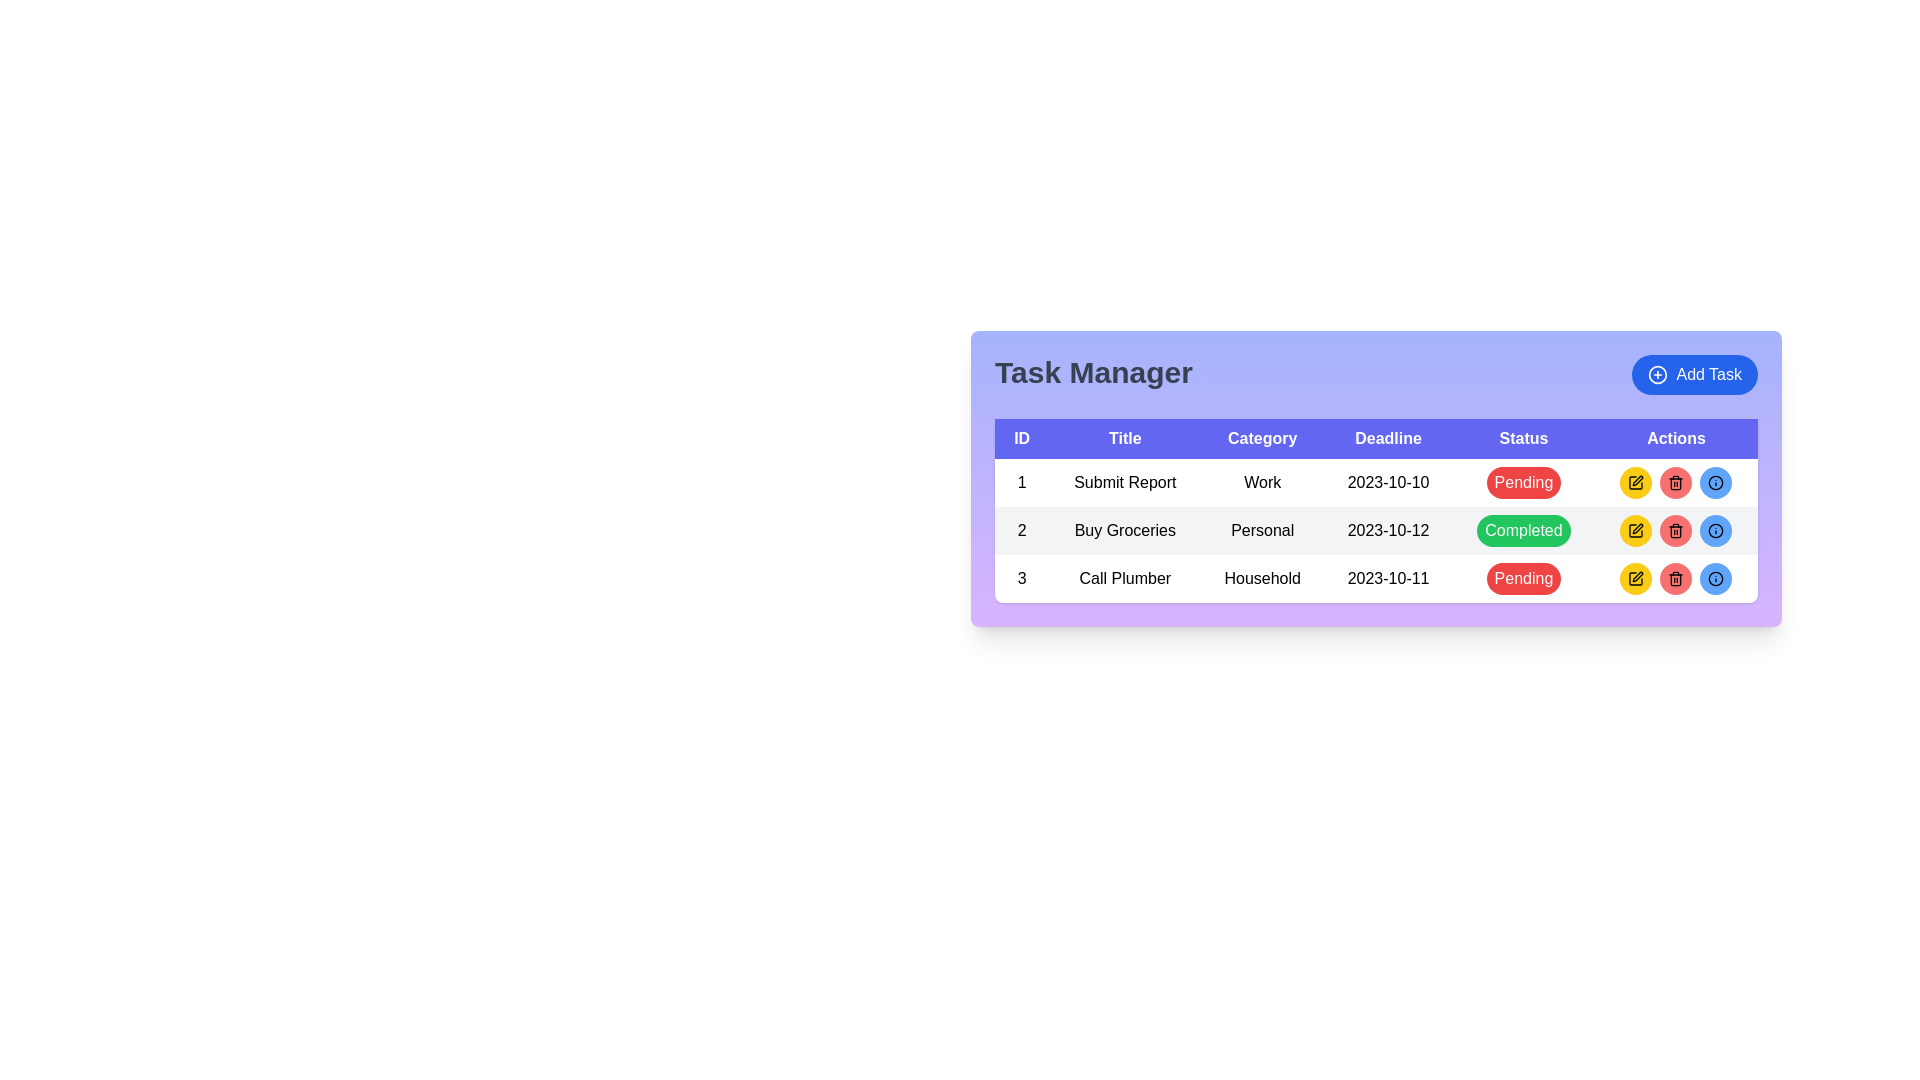 The width and height of the screenshot is (1920, 1080). I want to click on the 'Pending' status indicator in the 'Status' column of the last row of the task table labeled 'Task Manager' to update the task status, so click(1522, 578).